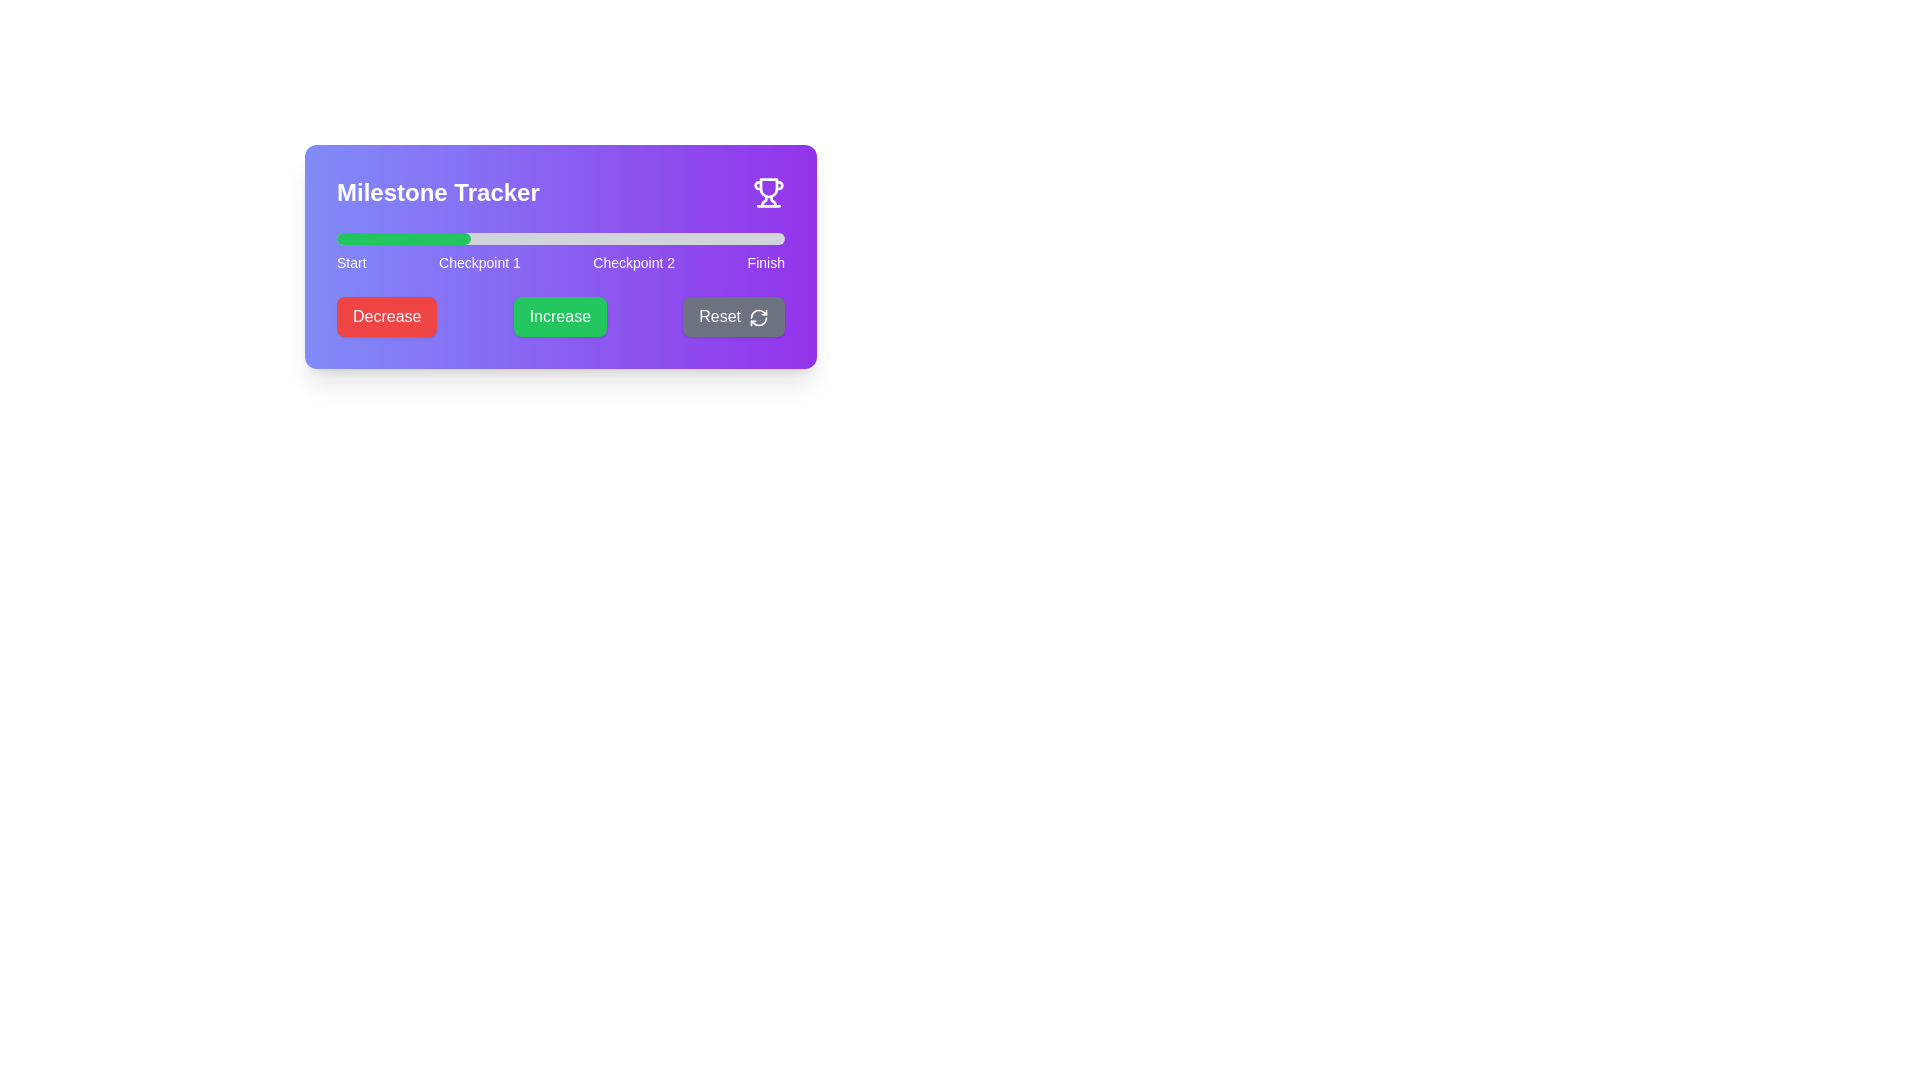 The width and height of the screenshot is (1920, 1080). I want to click on the reset icon located to the right of the green 'Increase' button, so click(757, 315).